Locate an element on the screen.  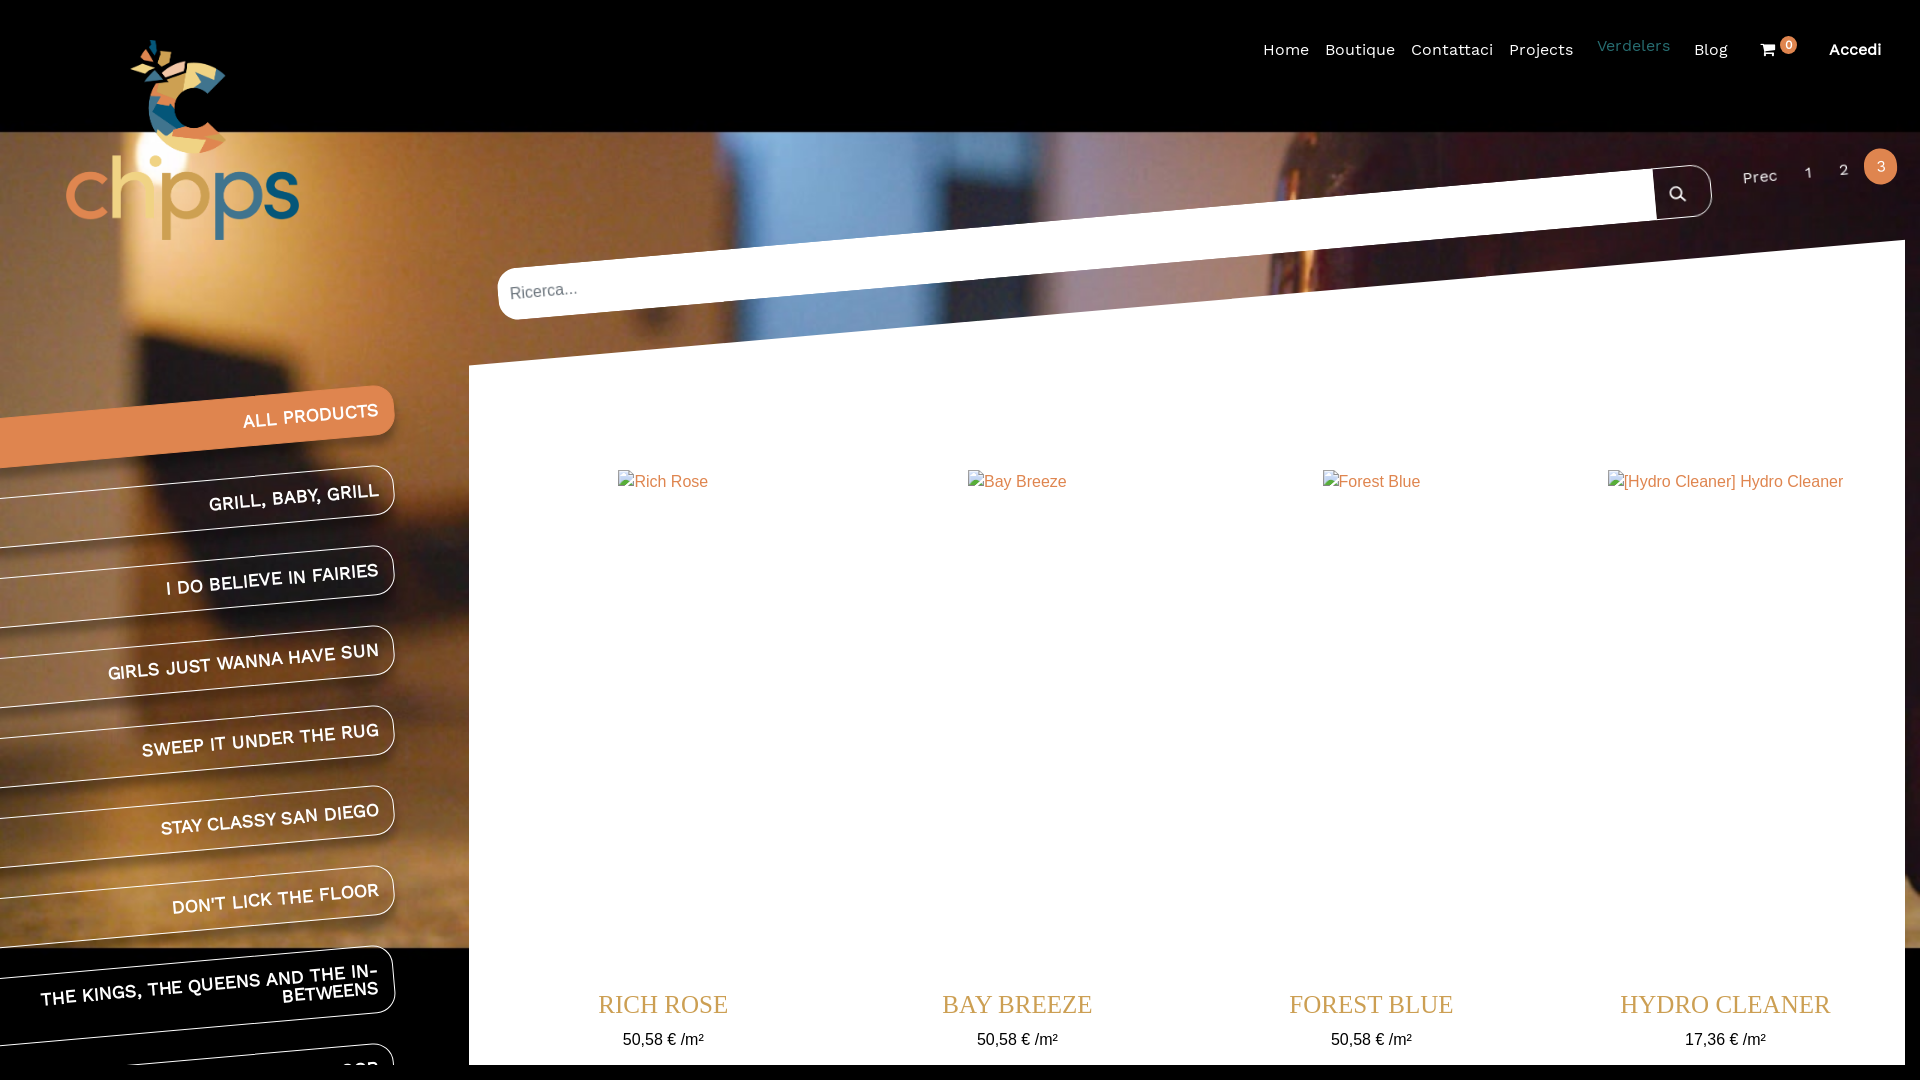
'Verdelers' is located at coordinates (1633, 45).